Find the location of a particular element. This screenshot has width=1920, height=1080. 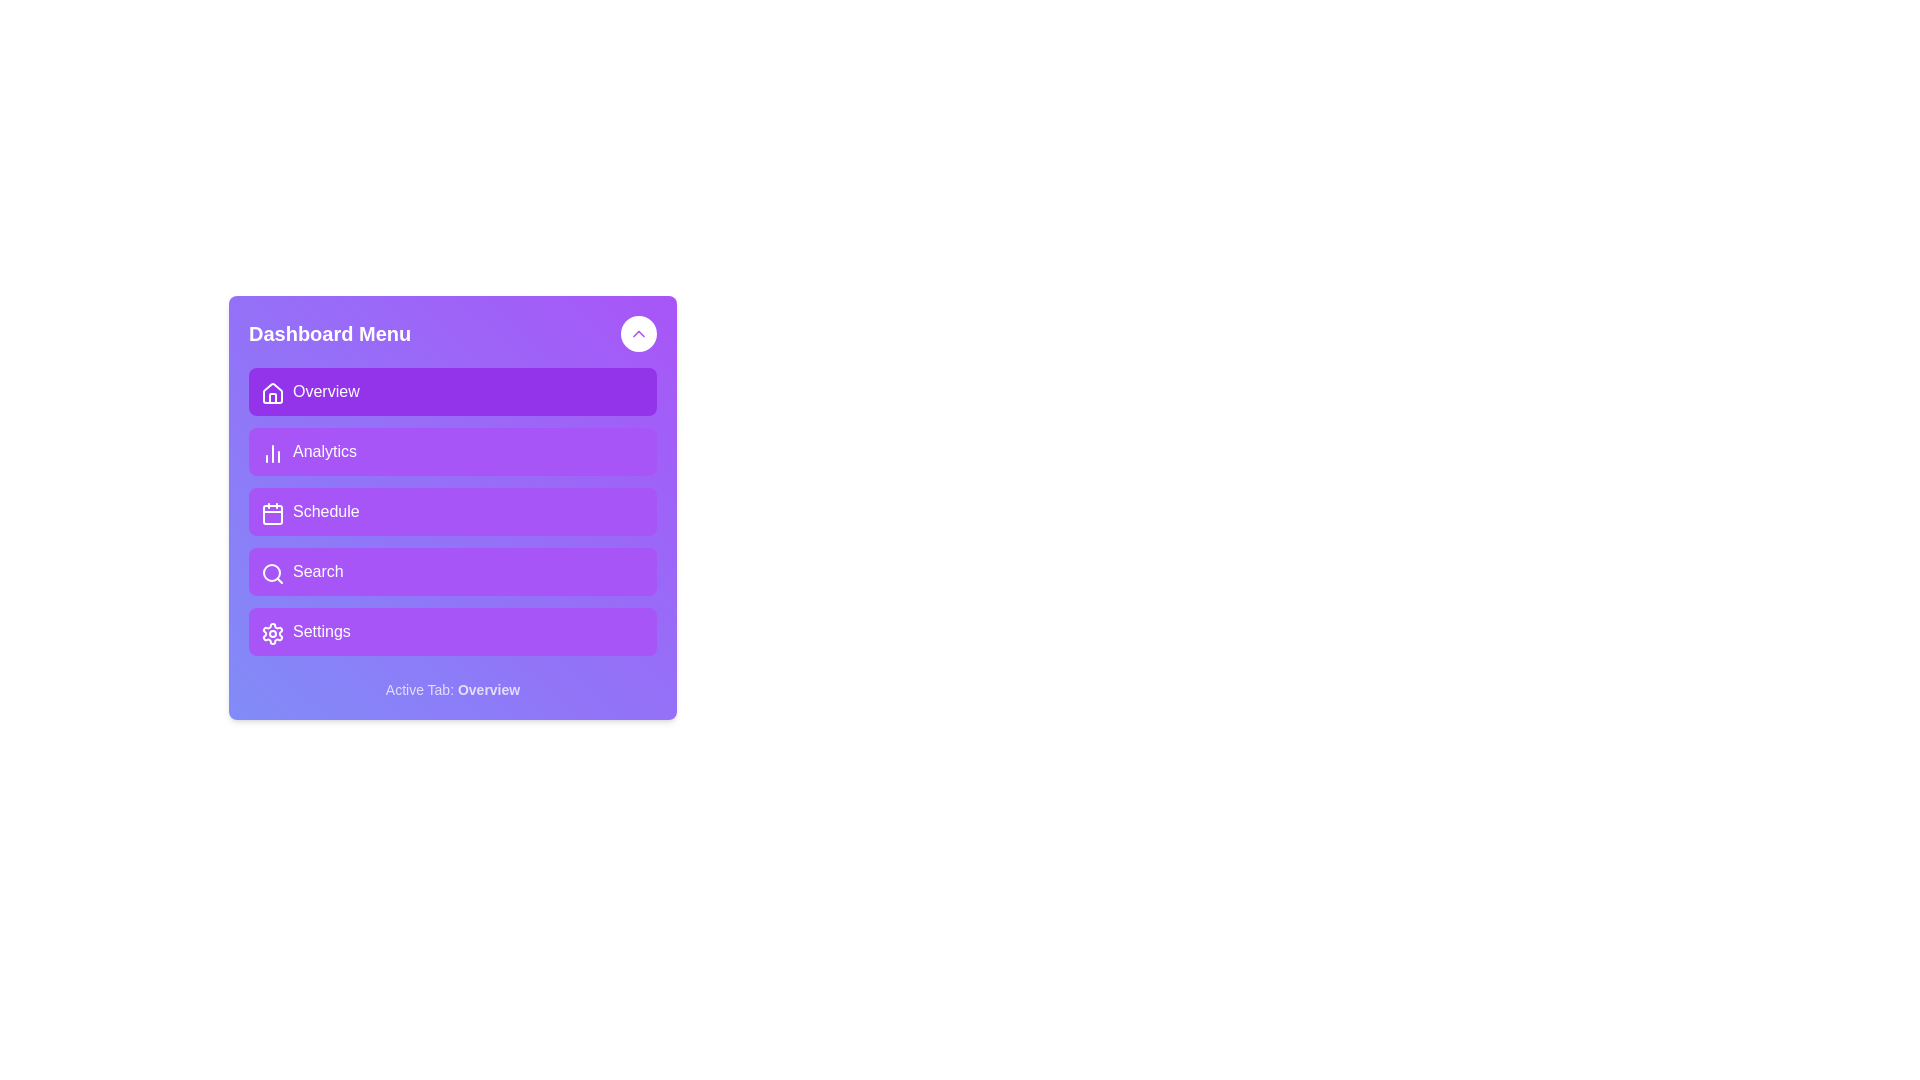

the 'Dashboard Menu' text label, which is prominently displayed in white on a purple background at the top of the sidebar menu is located at coordinates (330, 333).